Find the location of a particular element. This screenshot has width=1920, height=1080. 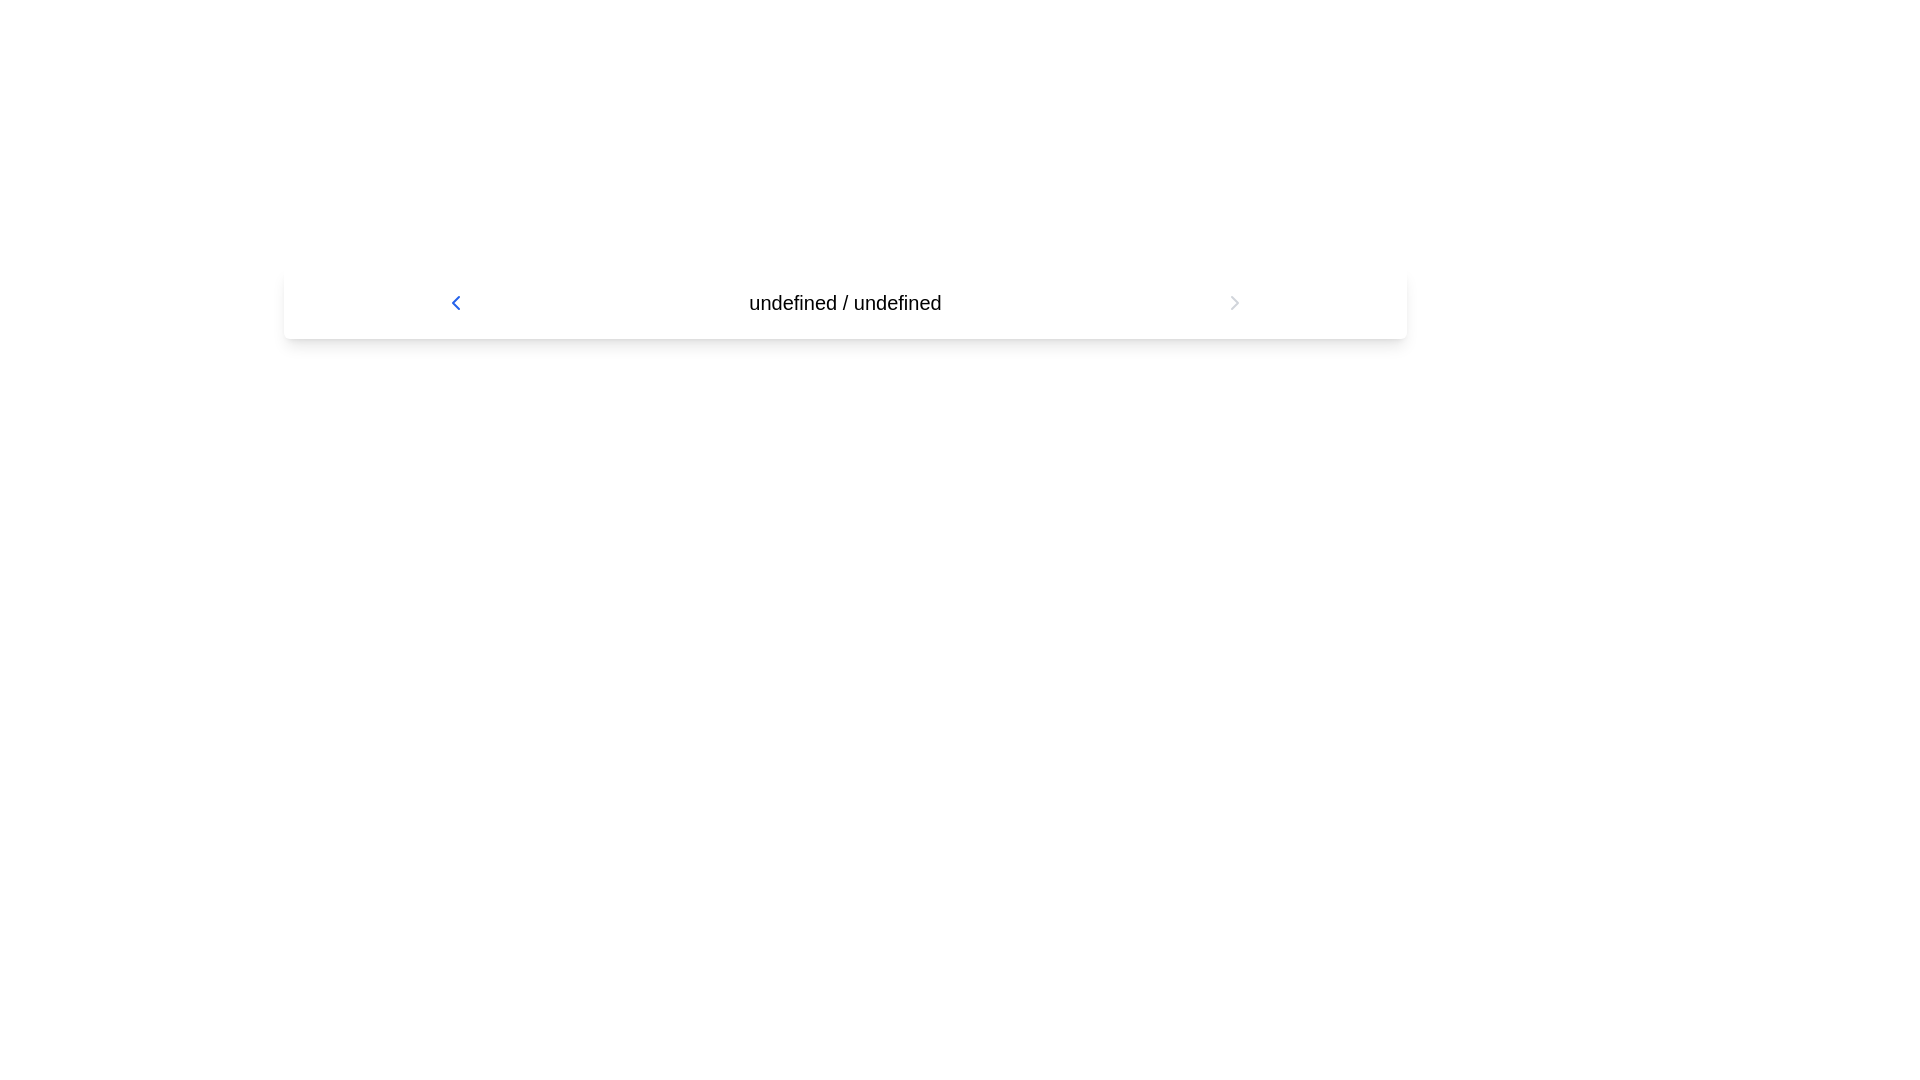

the left-pointing chevron icon within the 'Previous Page' navigation control is located at coordinates (455, 303).